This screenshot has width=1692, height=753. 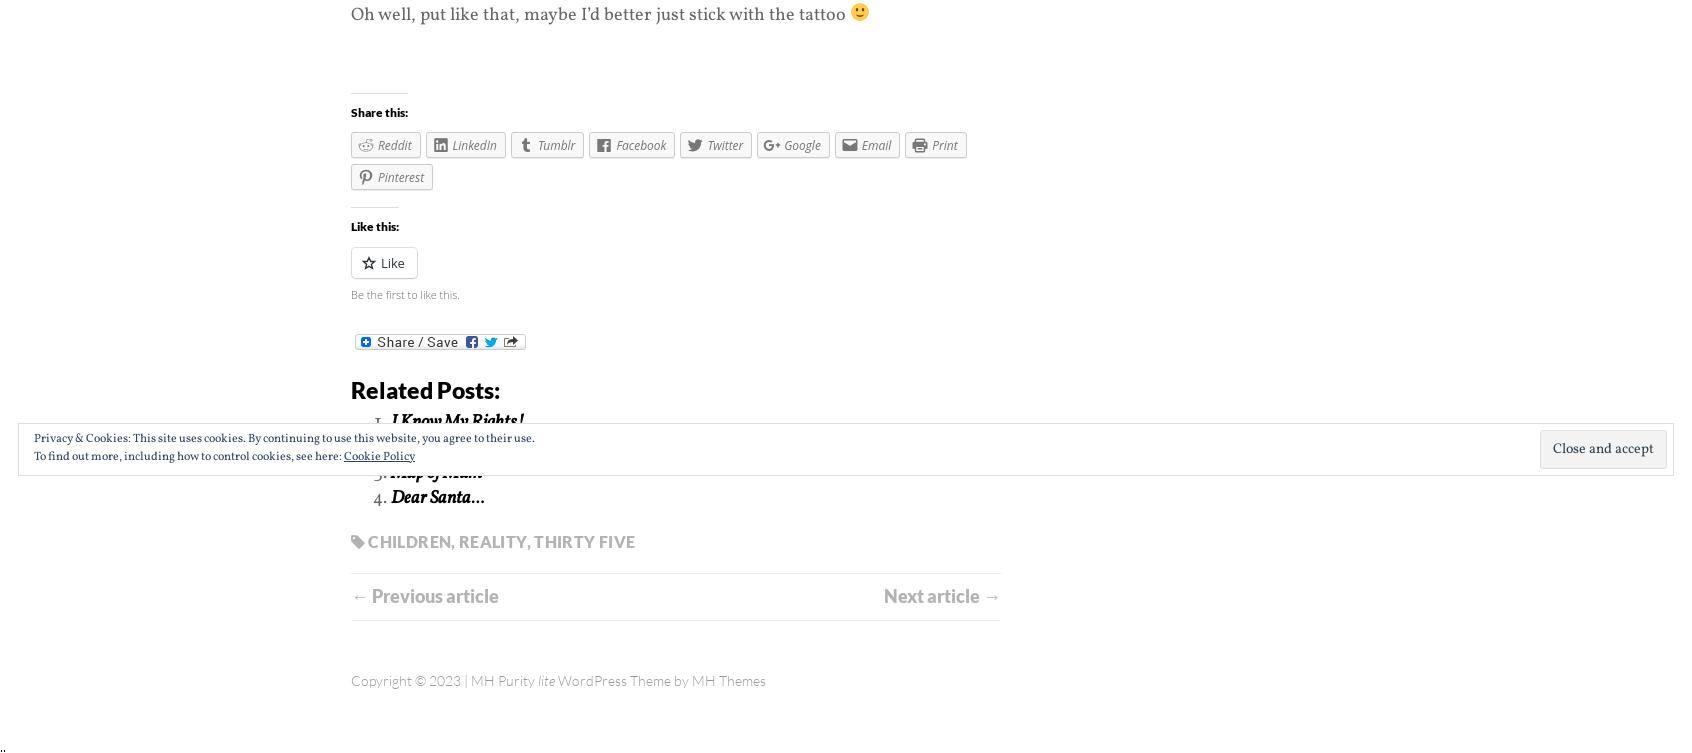 I want to click on 'Print', so click(x=944, y=144).